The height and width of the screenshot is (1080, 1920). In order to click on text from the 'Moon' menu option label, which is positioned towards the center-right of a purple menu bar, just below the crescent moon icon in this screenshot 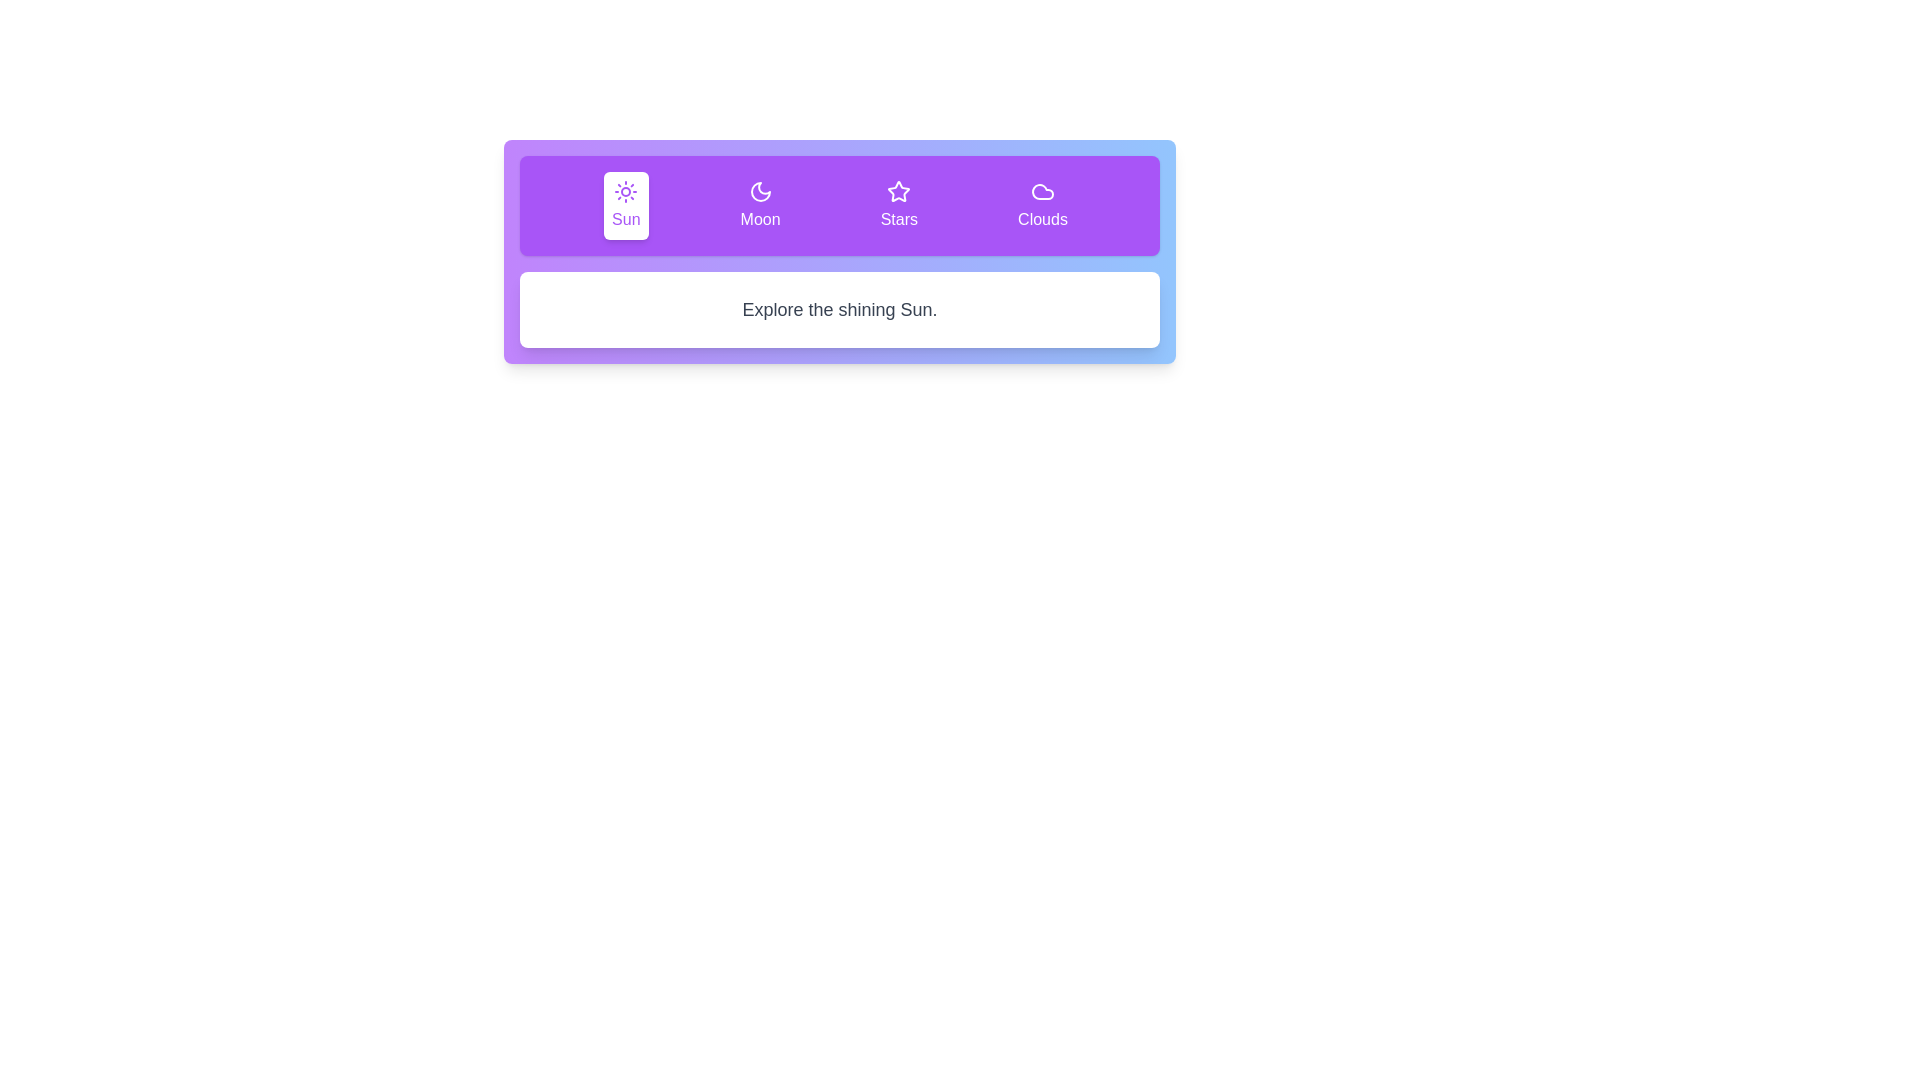, I will do `click(759, 219)`.